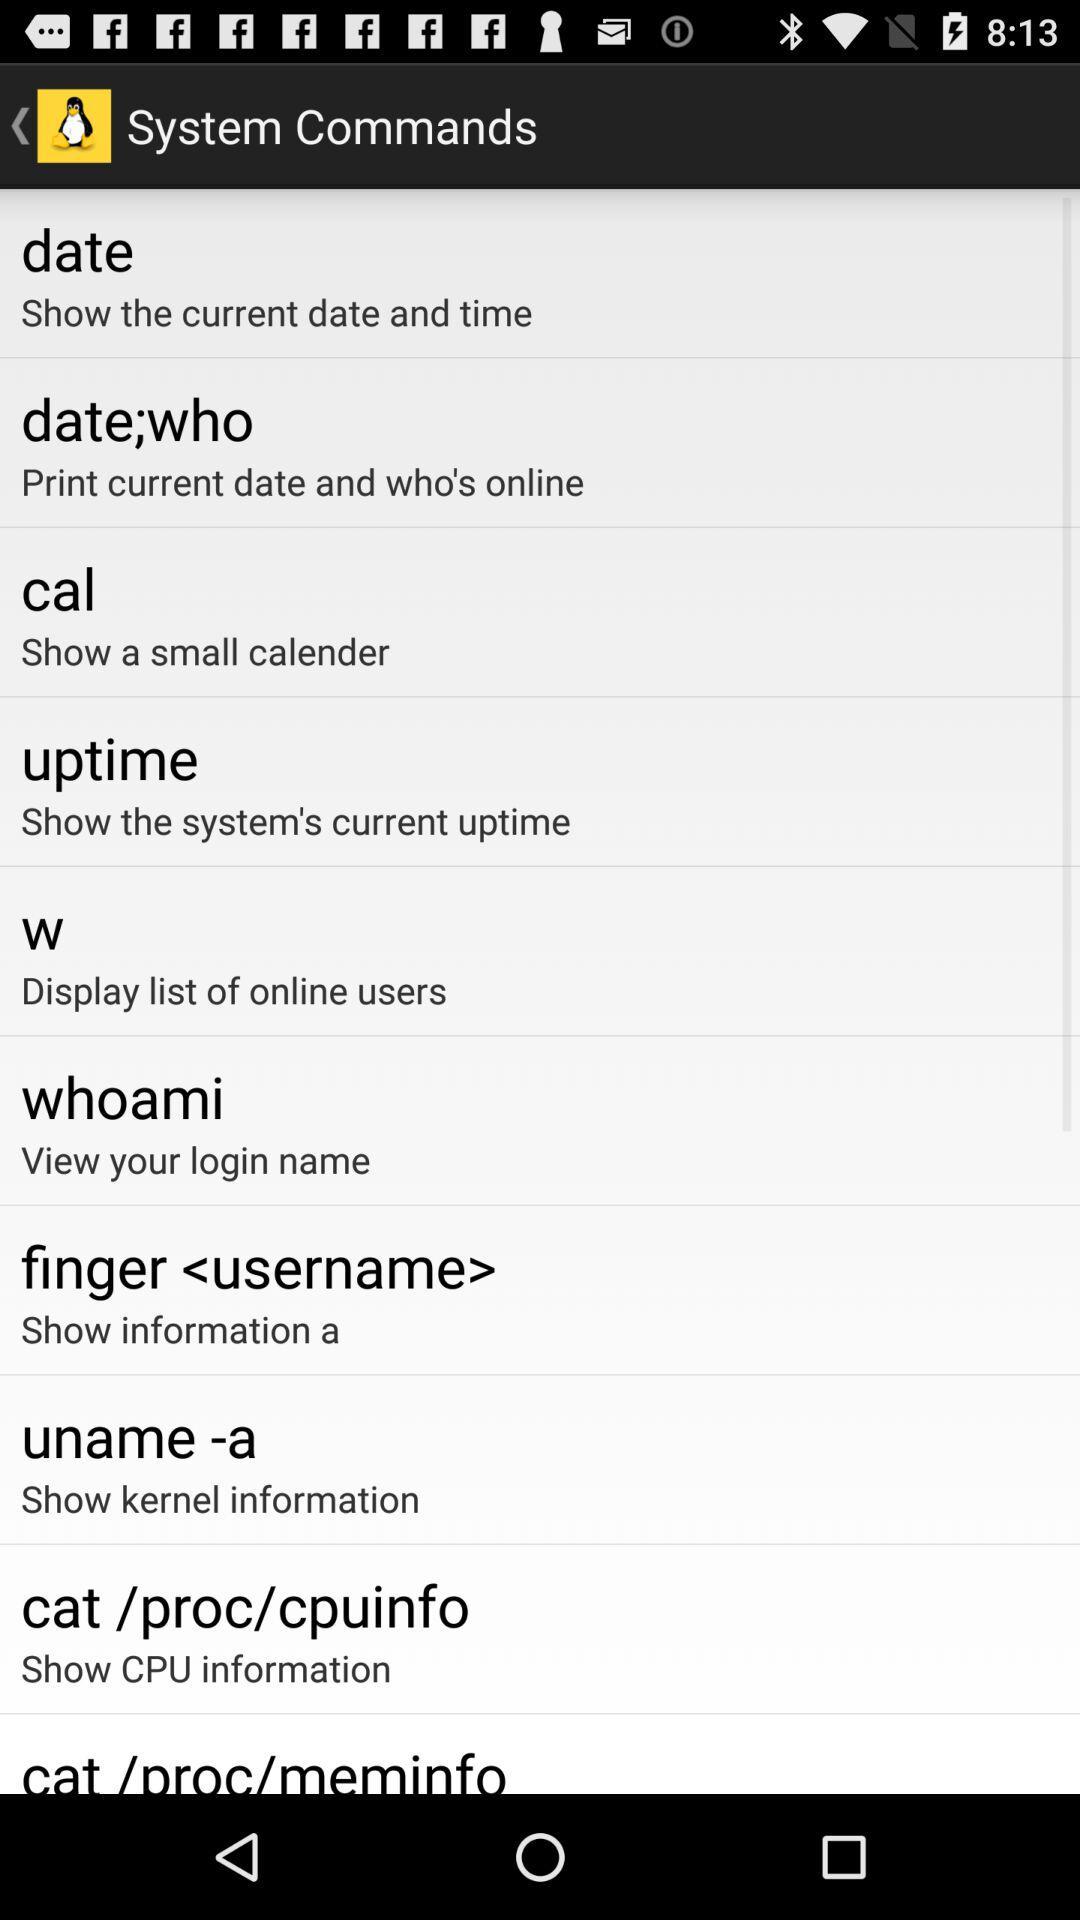 This screenshot has height=1920, width=1080. Describe the element at coordinates (540, 1434) in the screenshot. I see `item below show information a app` at that location.